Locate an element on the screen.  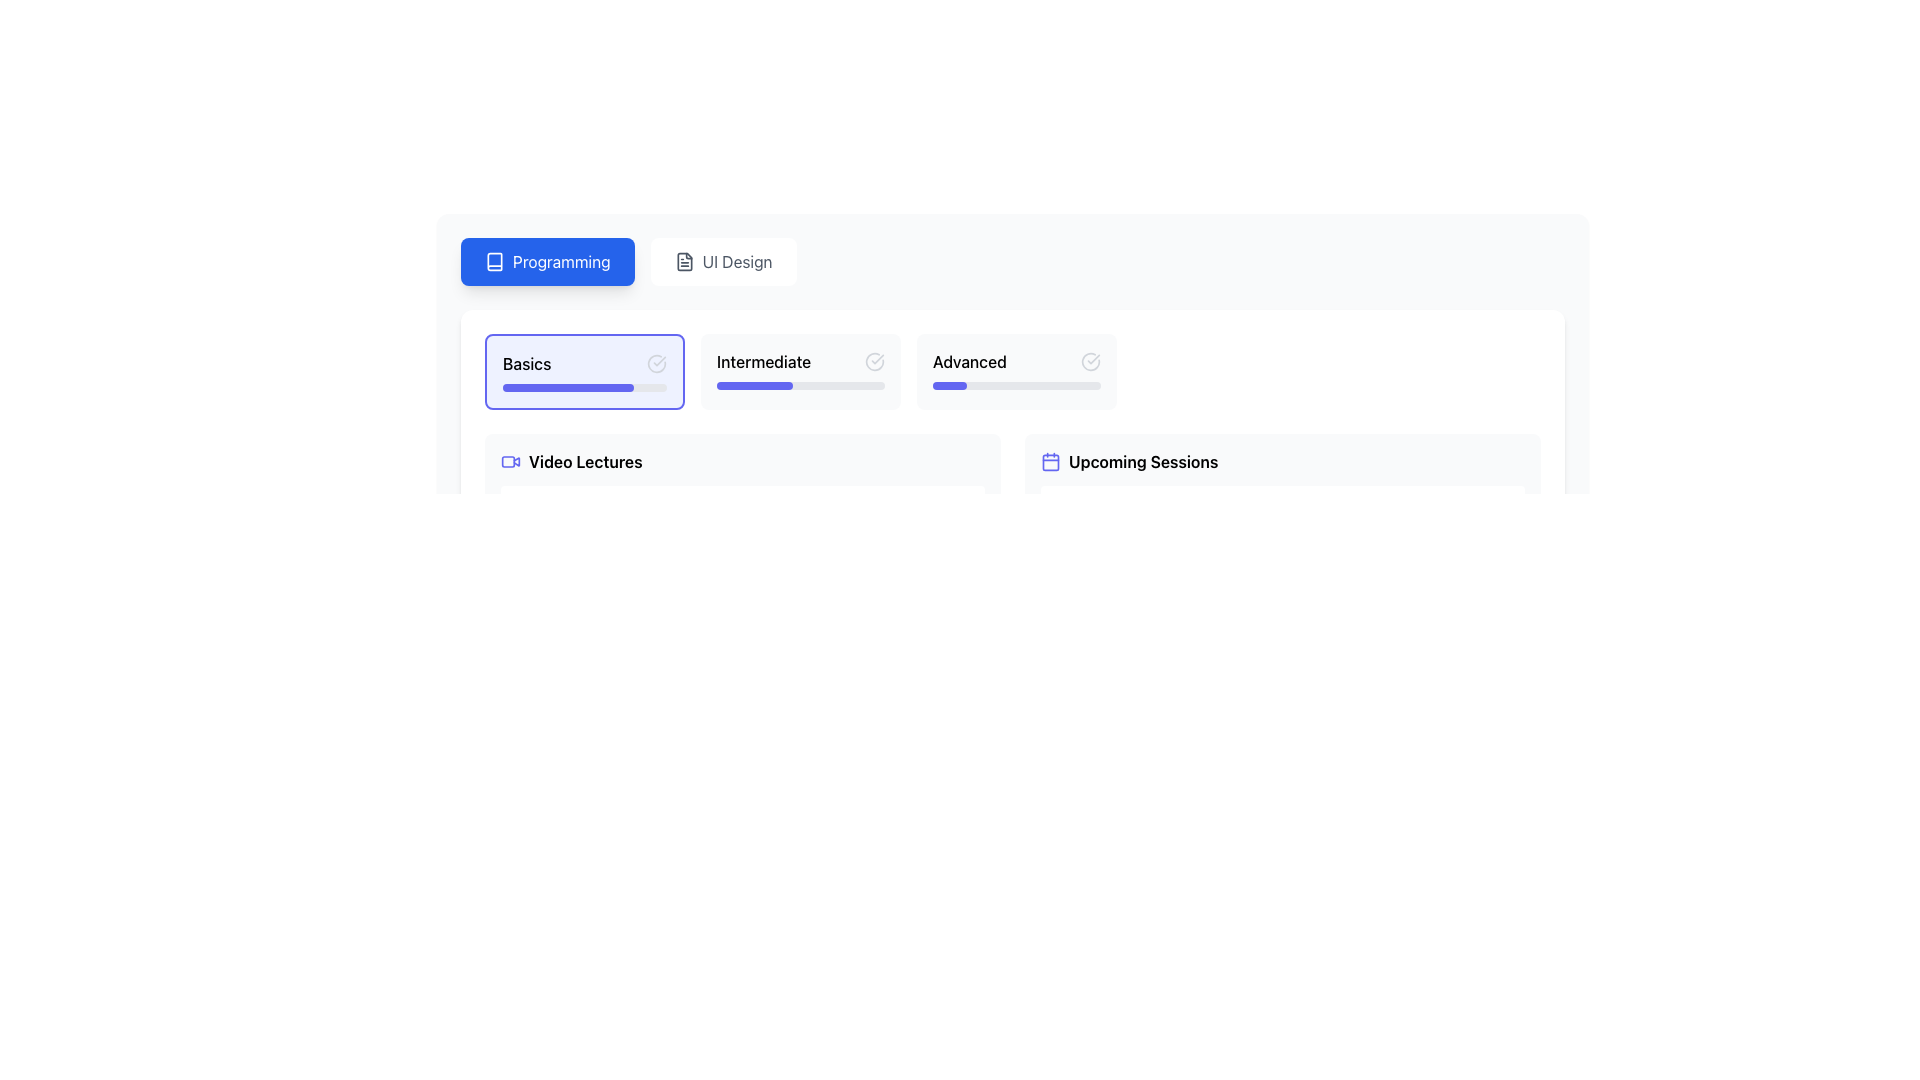
the 'UI Design' button located in the horizontal navigation bar near the top center of the interface is located at coordinates (736, 261).